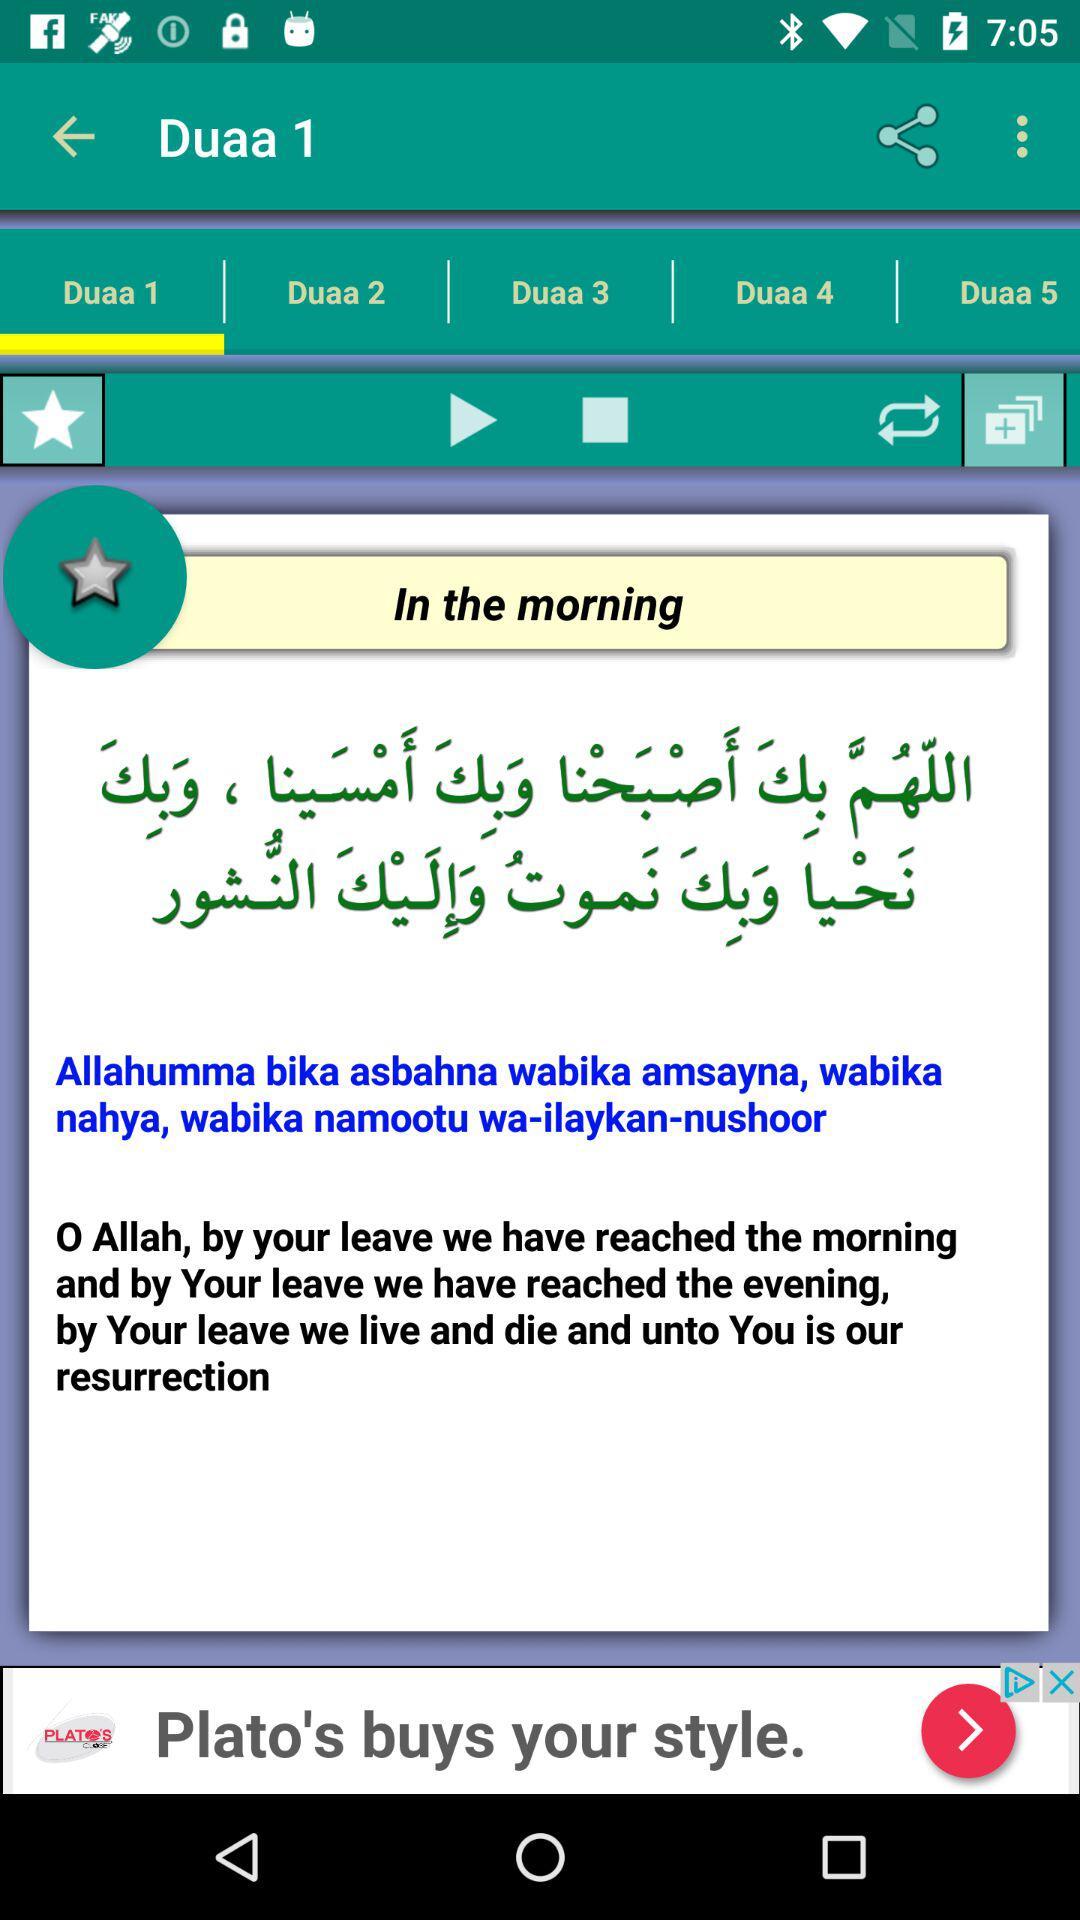 The height and width of the screenshot is (1920, 1080). I want to click on the star icon, so click(94, 576).